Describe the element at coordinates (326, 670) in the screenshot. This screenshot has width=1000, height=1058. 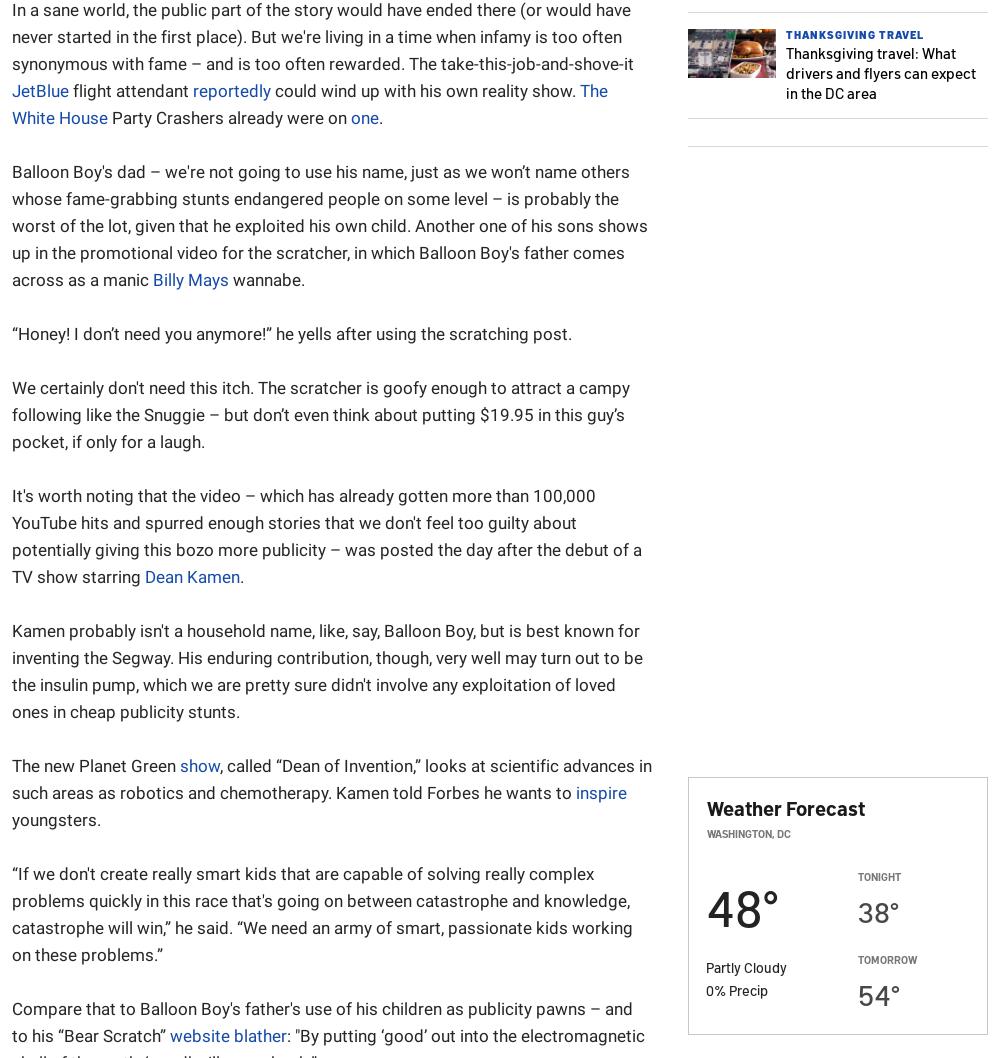
I see `'Kamen probably isn't a household name, like, say, Balloon Boy, but is best known for inventing the Segway. His enduring contribution, though, very well may turn out to be the insulin pump, which we are pretty sure didn't involve any exploitation of loved ones in cheap publicity stunts.'` at that location.